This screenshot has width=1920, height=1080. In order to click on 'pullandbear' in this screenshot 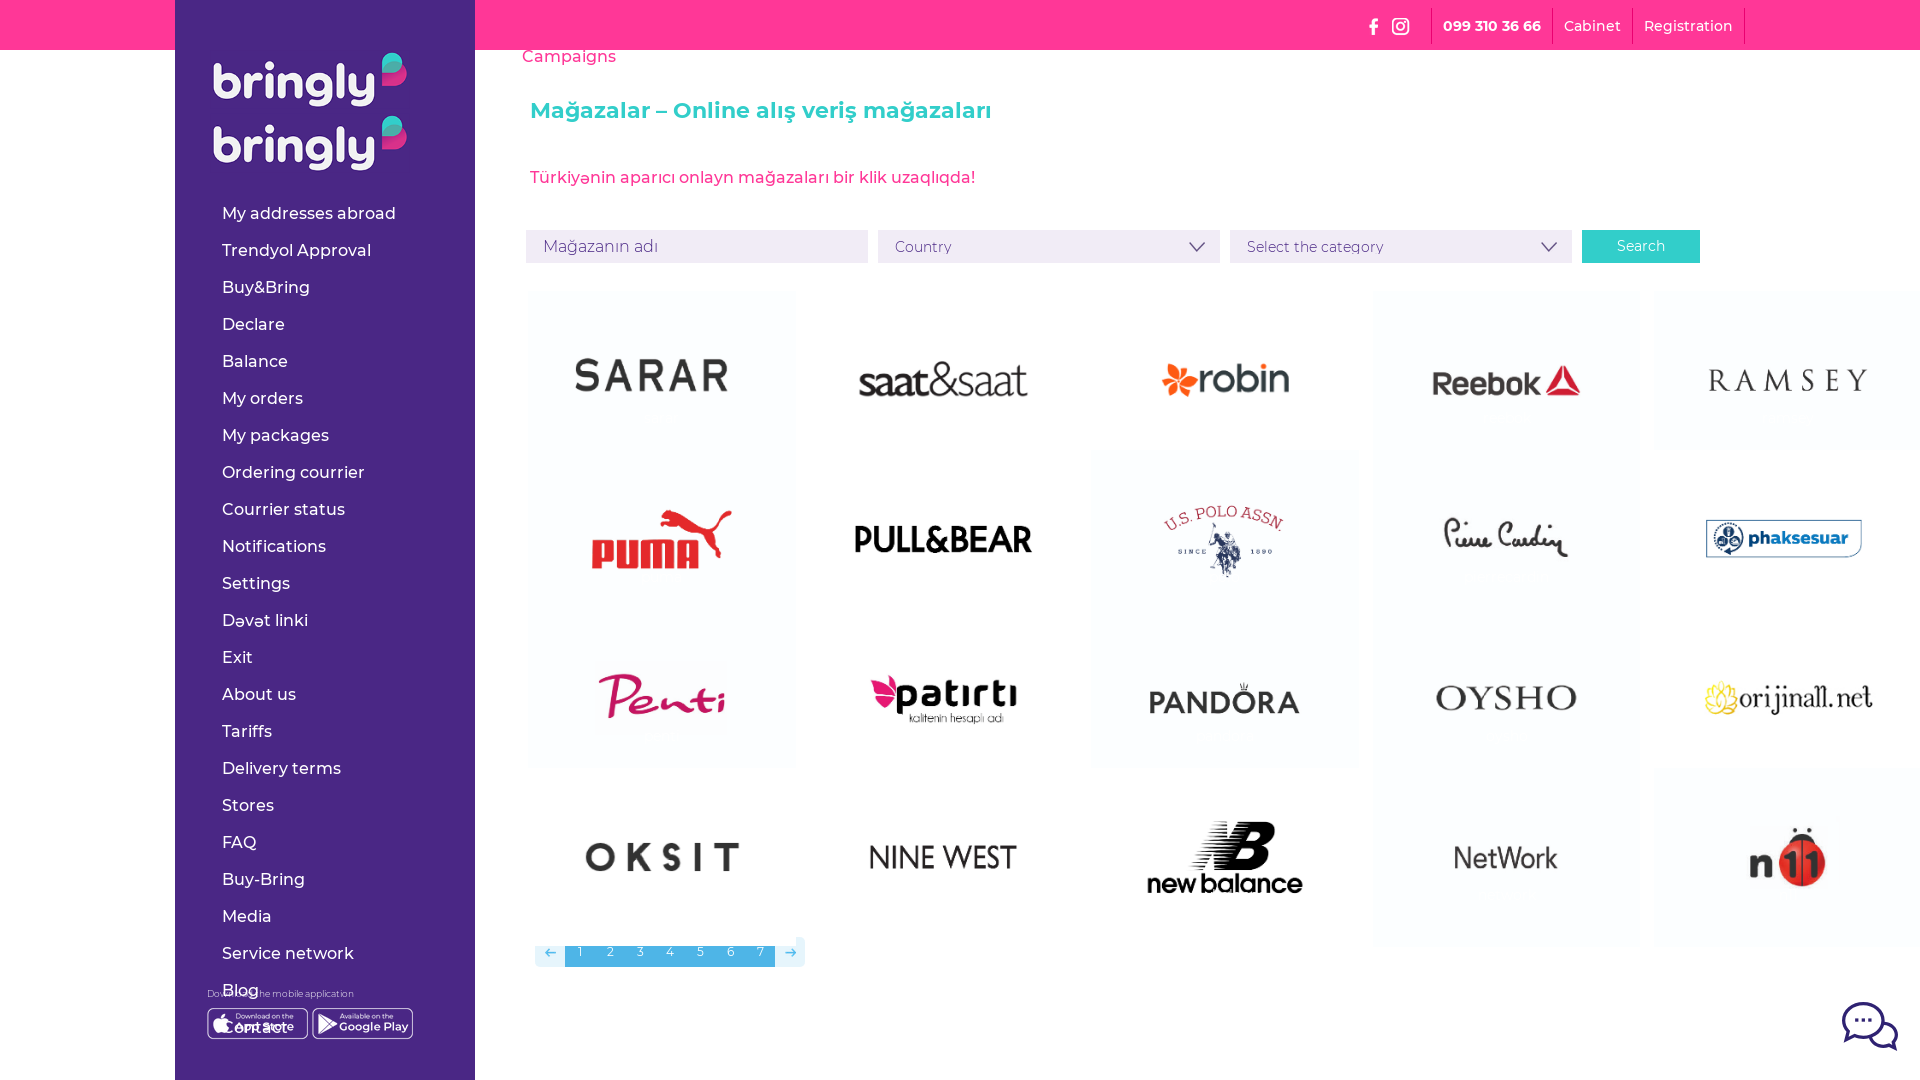, I will do `click(943, 577)`.